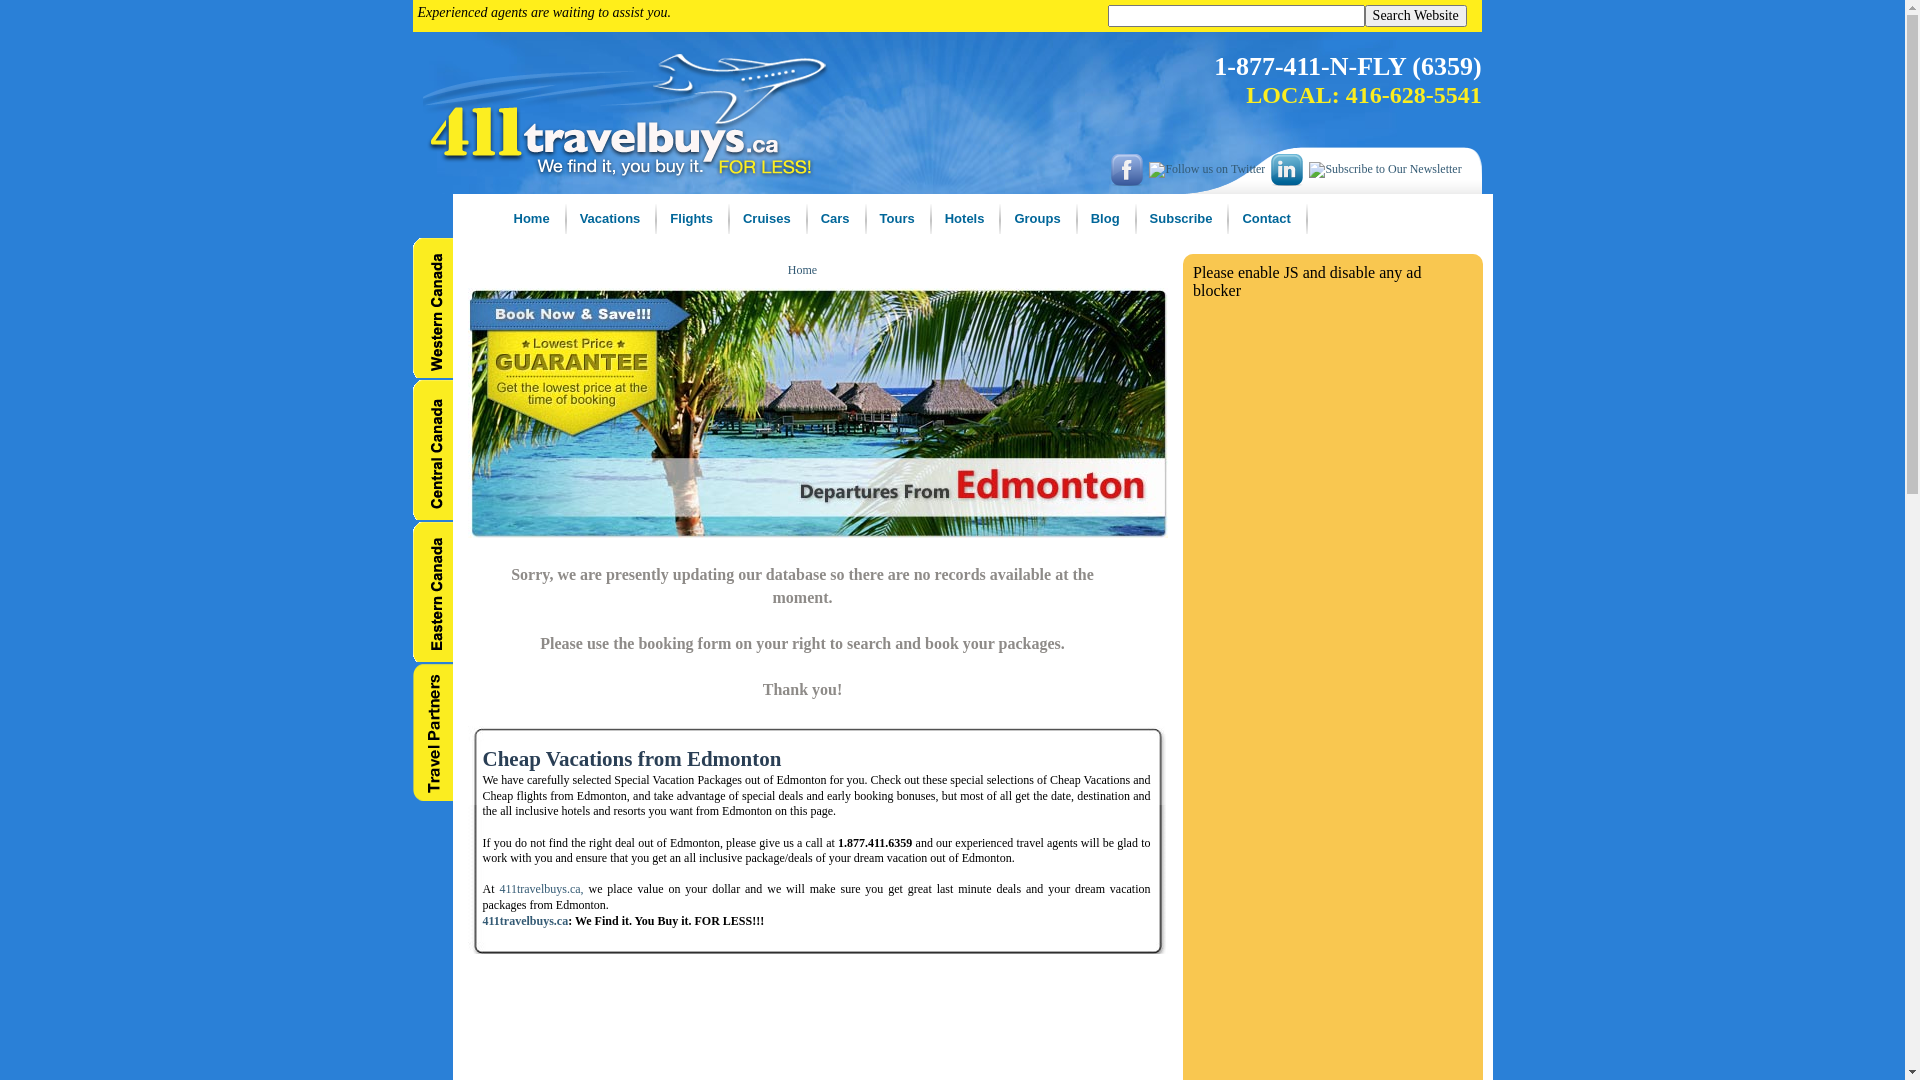  I want to click on 'Search Website', so click(1363, 15).